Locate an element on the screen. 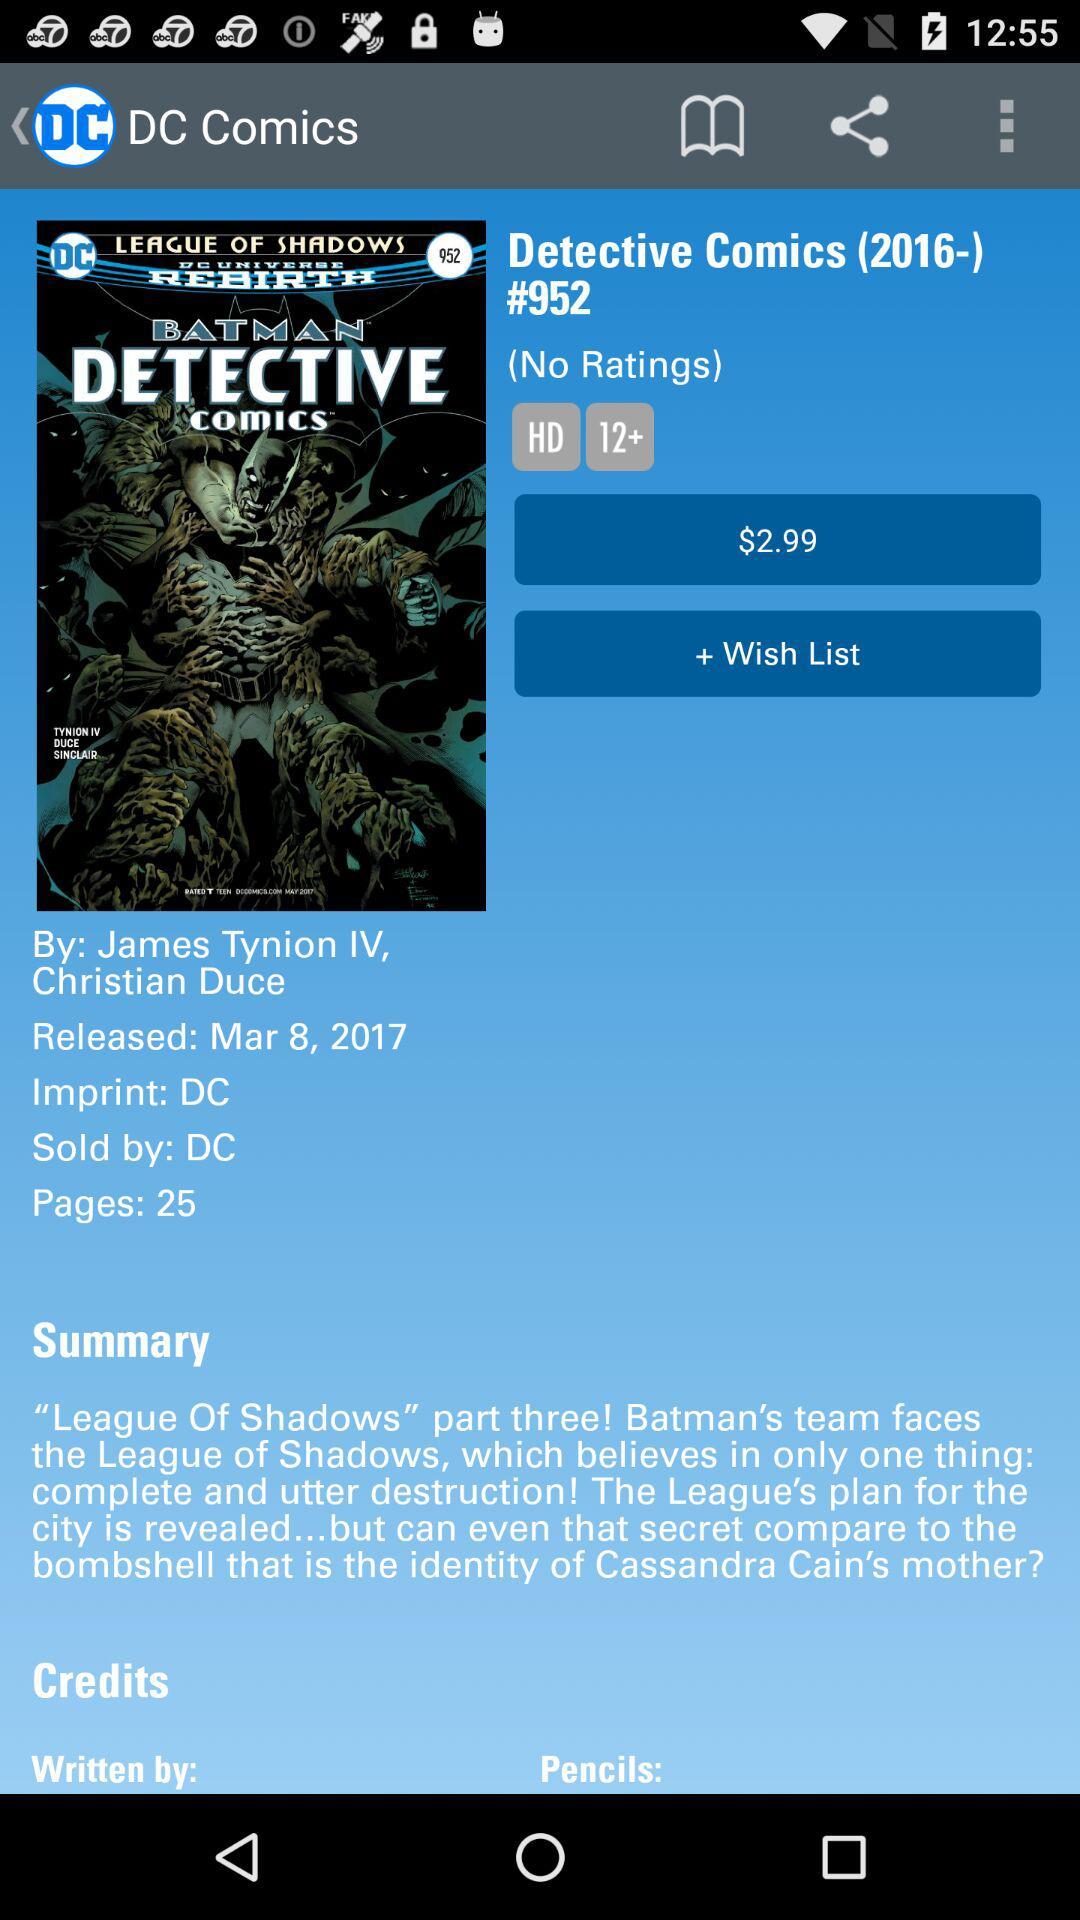  icon above + wish list icon is located at coordinates (776, 539).